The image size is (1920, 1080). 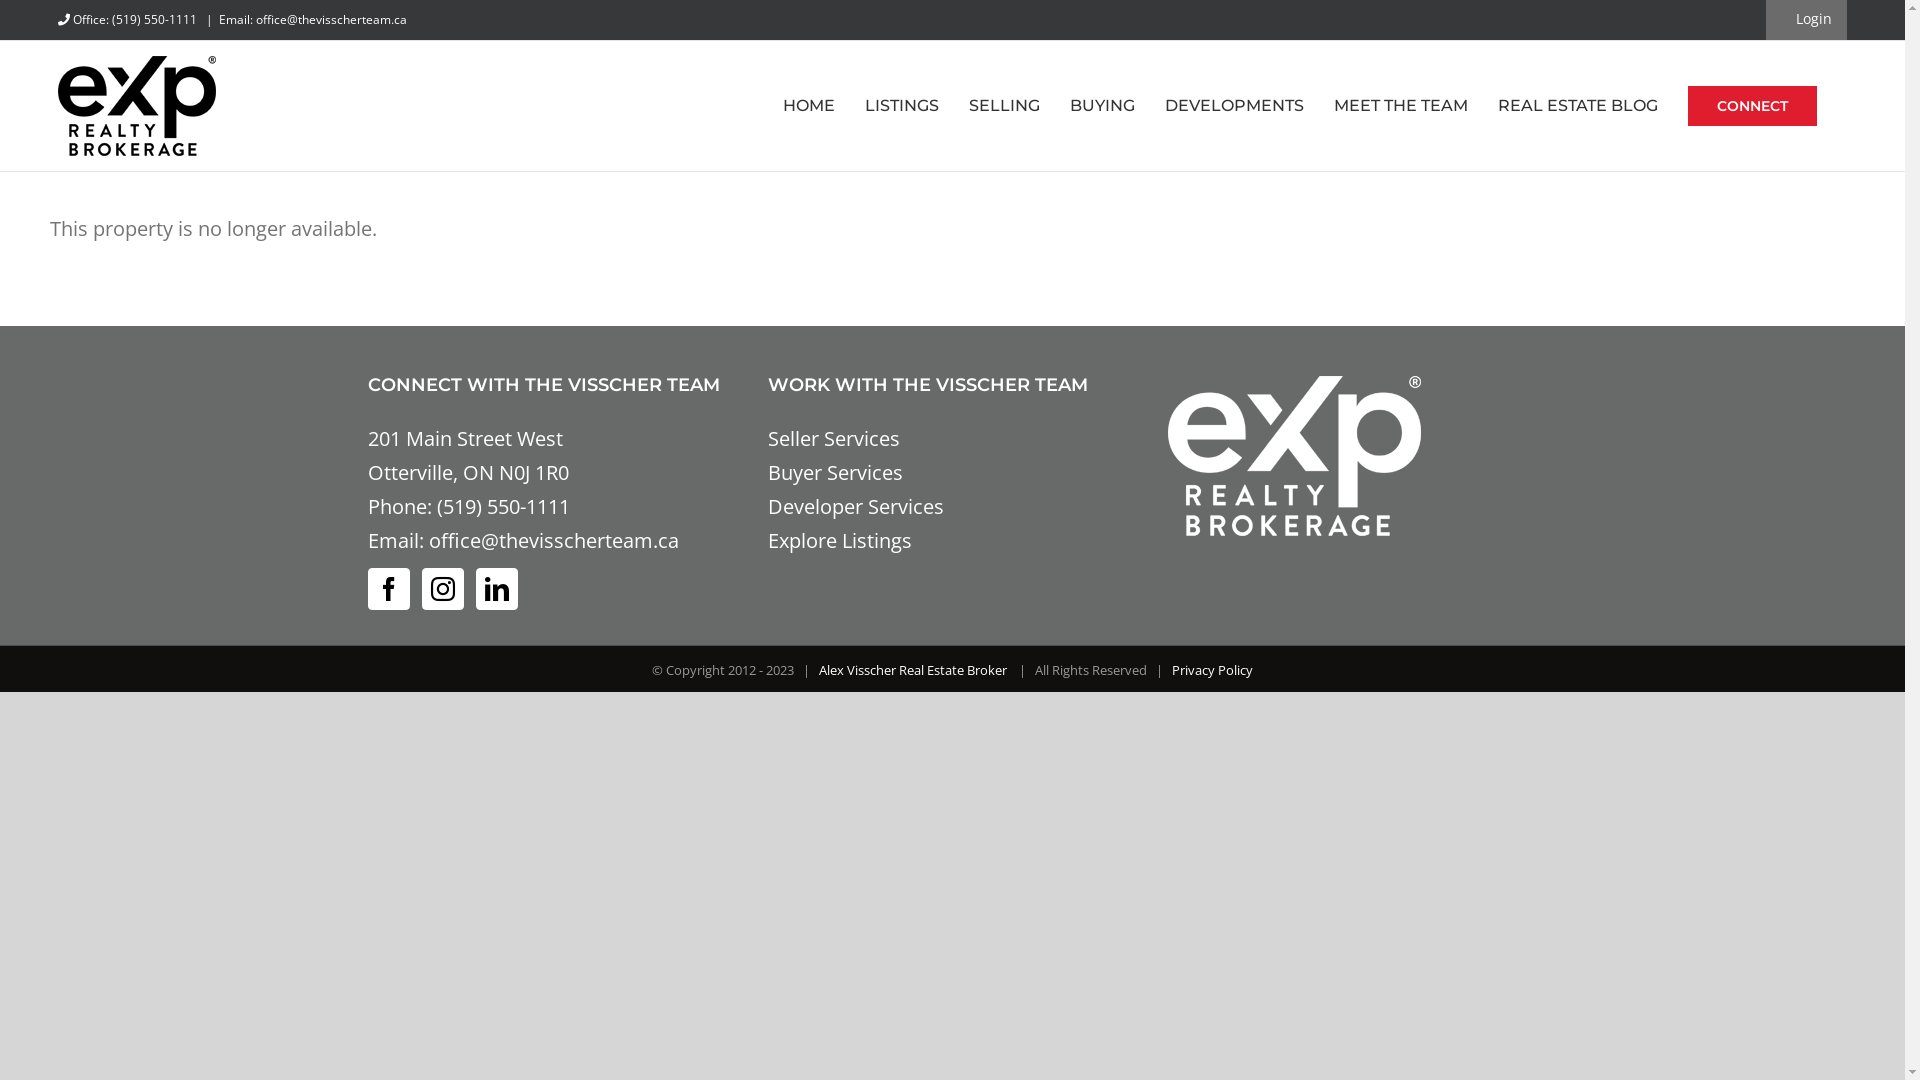 I want to click on 'REAL ESTATE BLOG', so click(x=1577, y=105).